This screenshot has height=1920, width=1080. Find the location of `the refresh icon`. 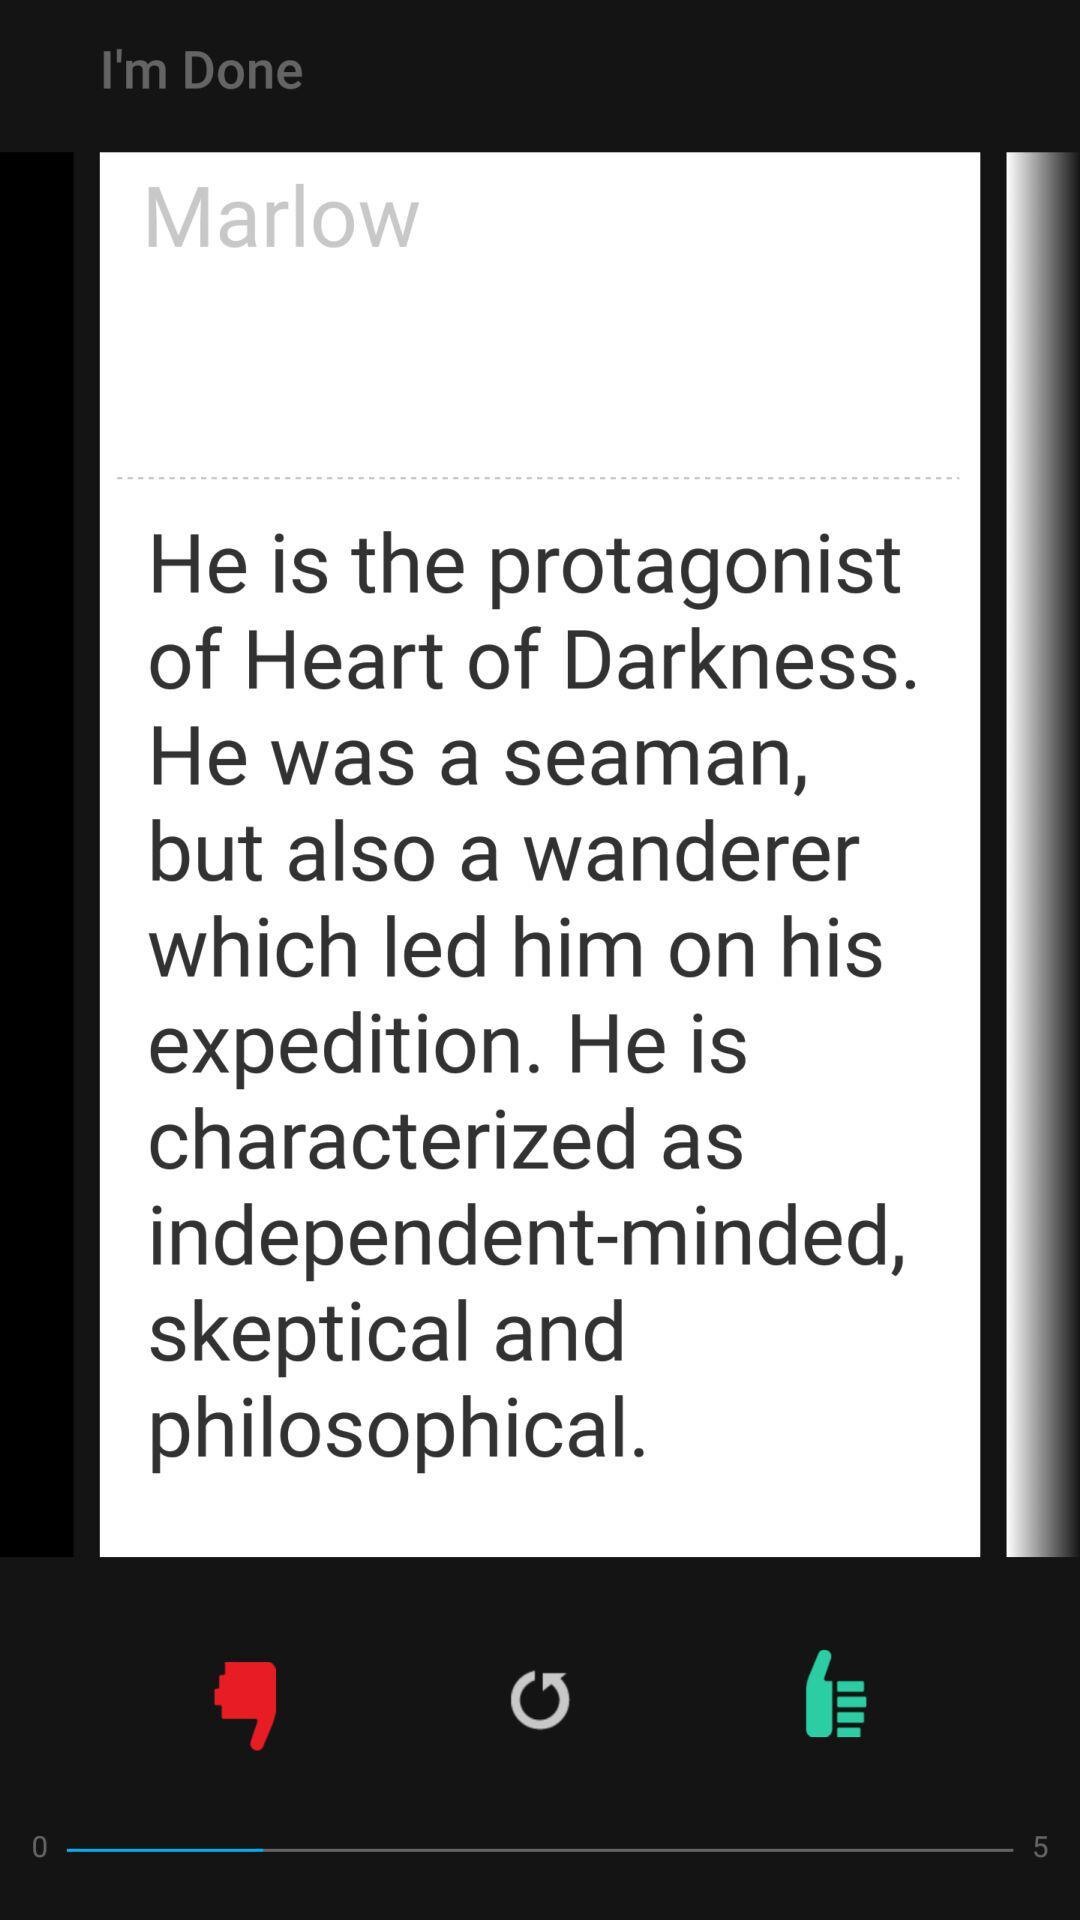

the refresh icon is located at coordinates (540, 1698).